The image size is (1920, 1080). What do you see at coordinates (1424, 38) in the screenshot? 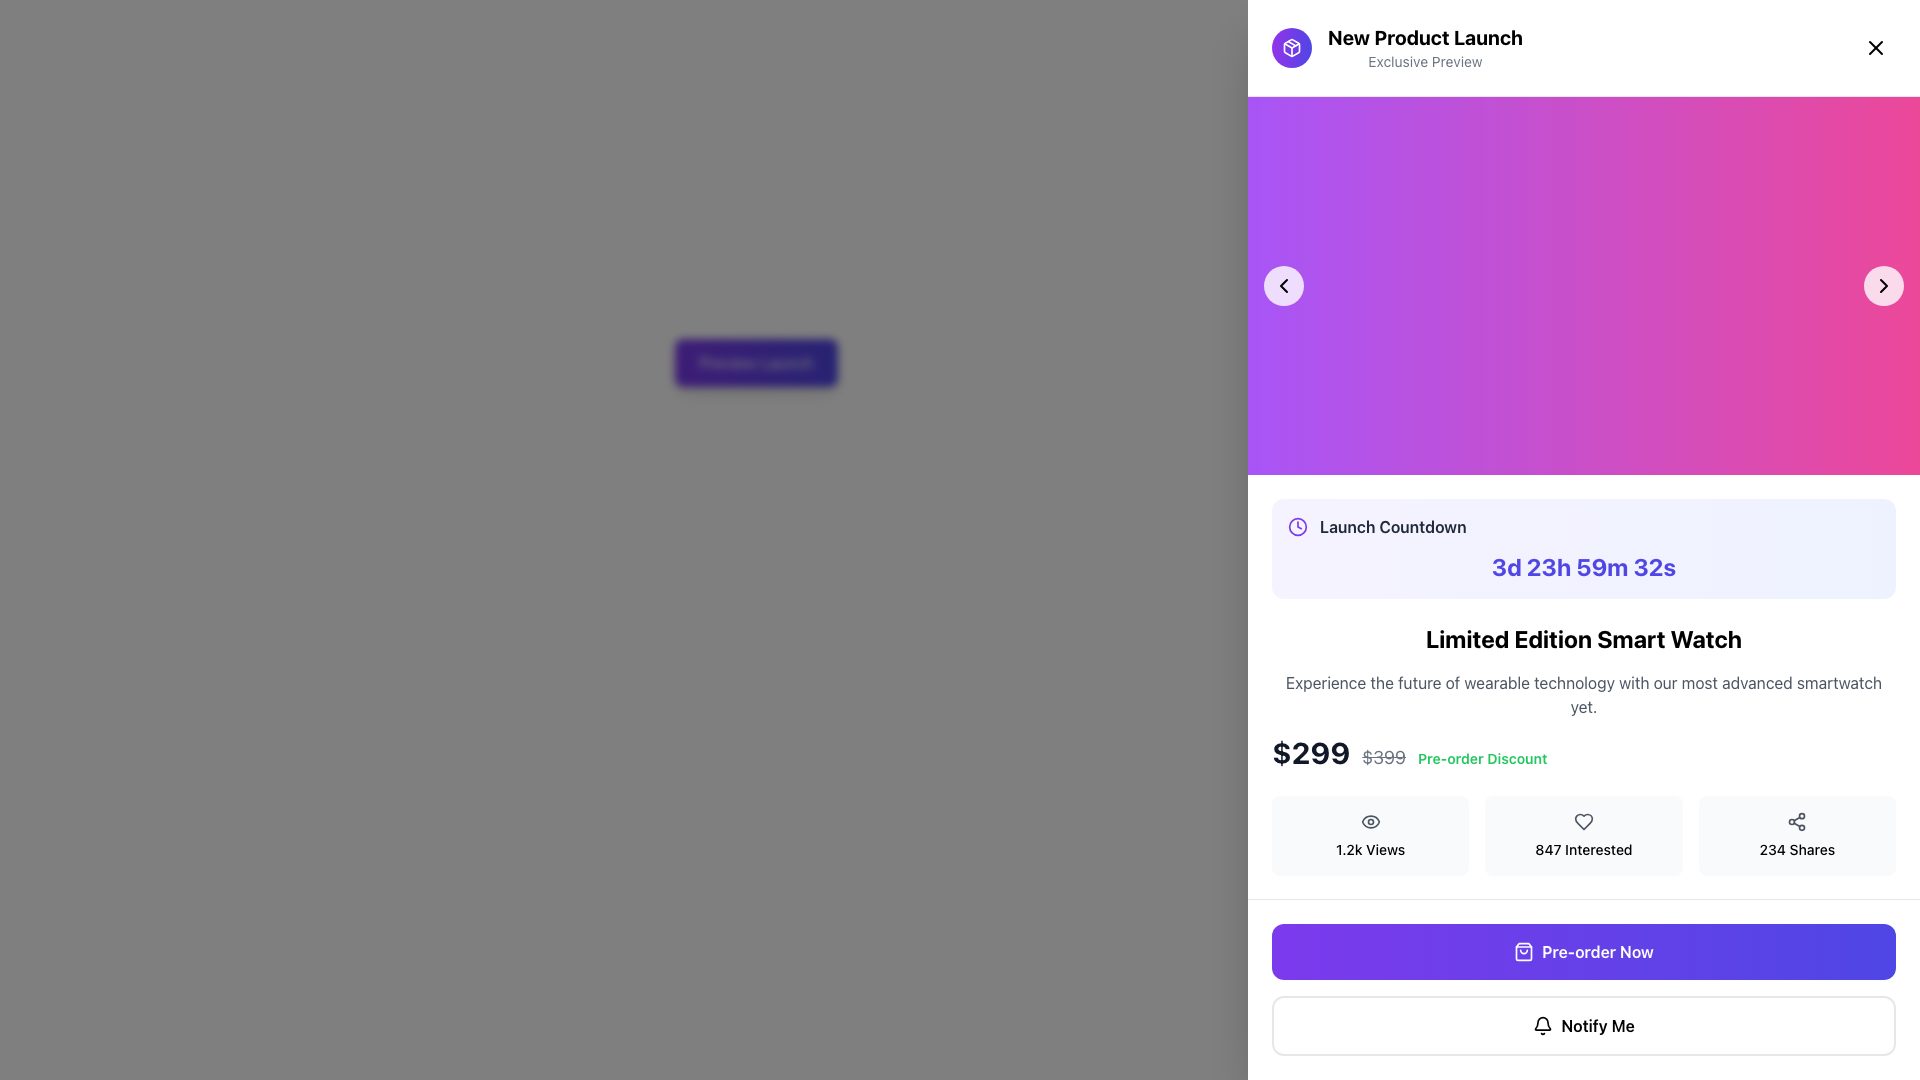
I see `text from the Text Label that displays 'New Product Launch', which is styled in a bold and large-sized font and located at the upper-right corner of the interface` at bounding box center [1424, 38].